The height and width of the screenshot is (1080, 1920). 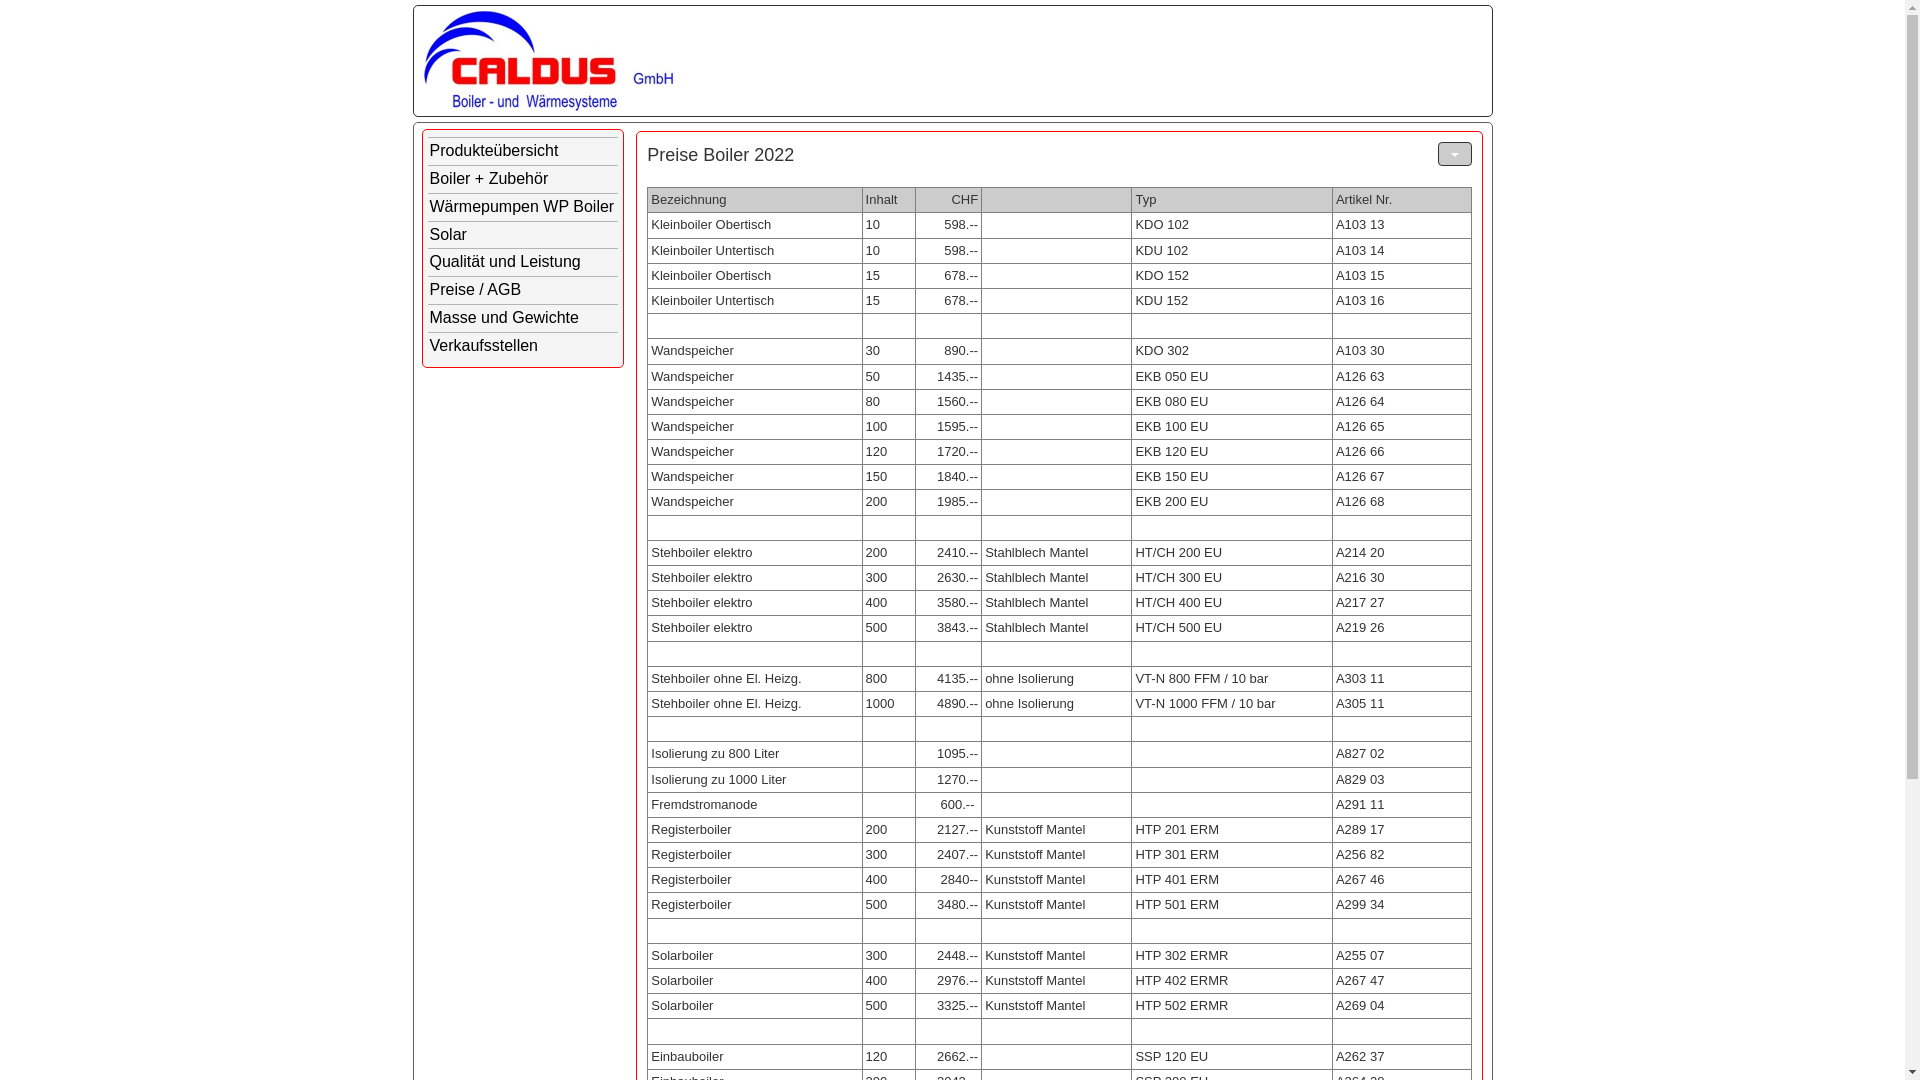 I want to click on 'Preise / AGB', so click(x=523, y=290).